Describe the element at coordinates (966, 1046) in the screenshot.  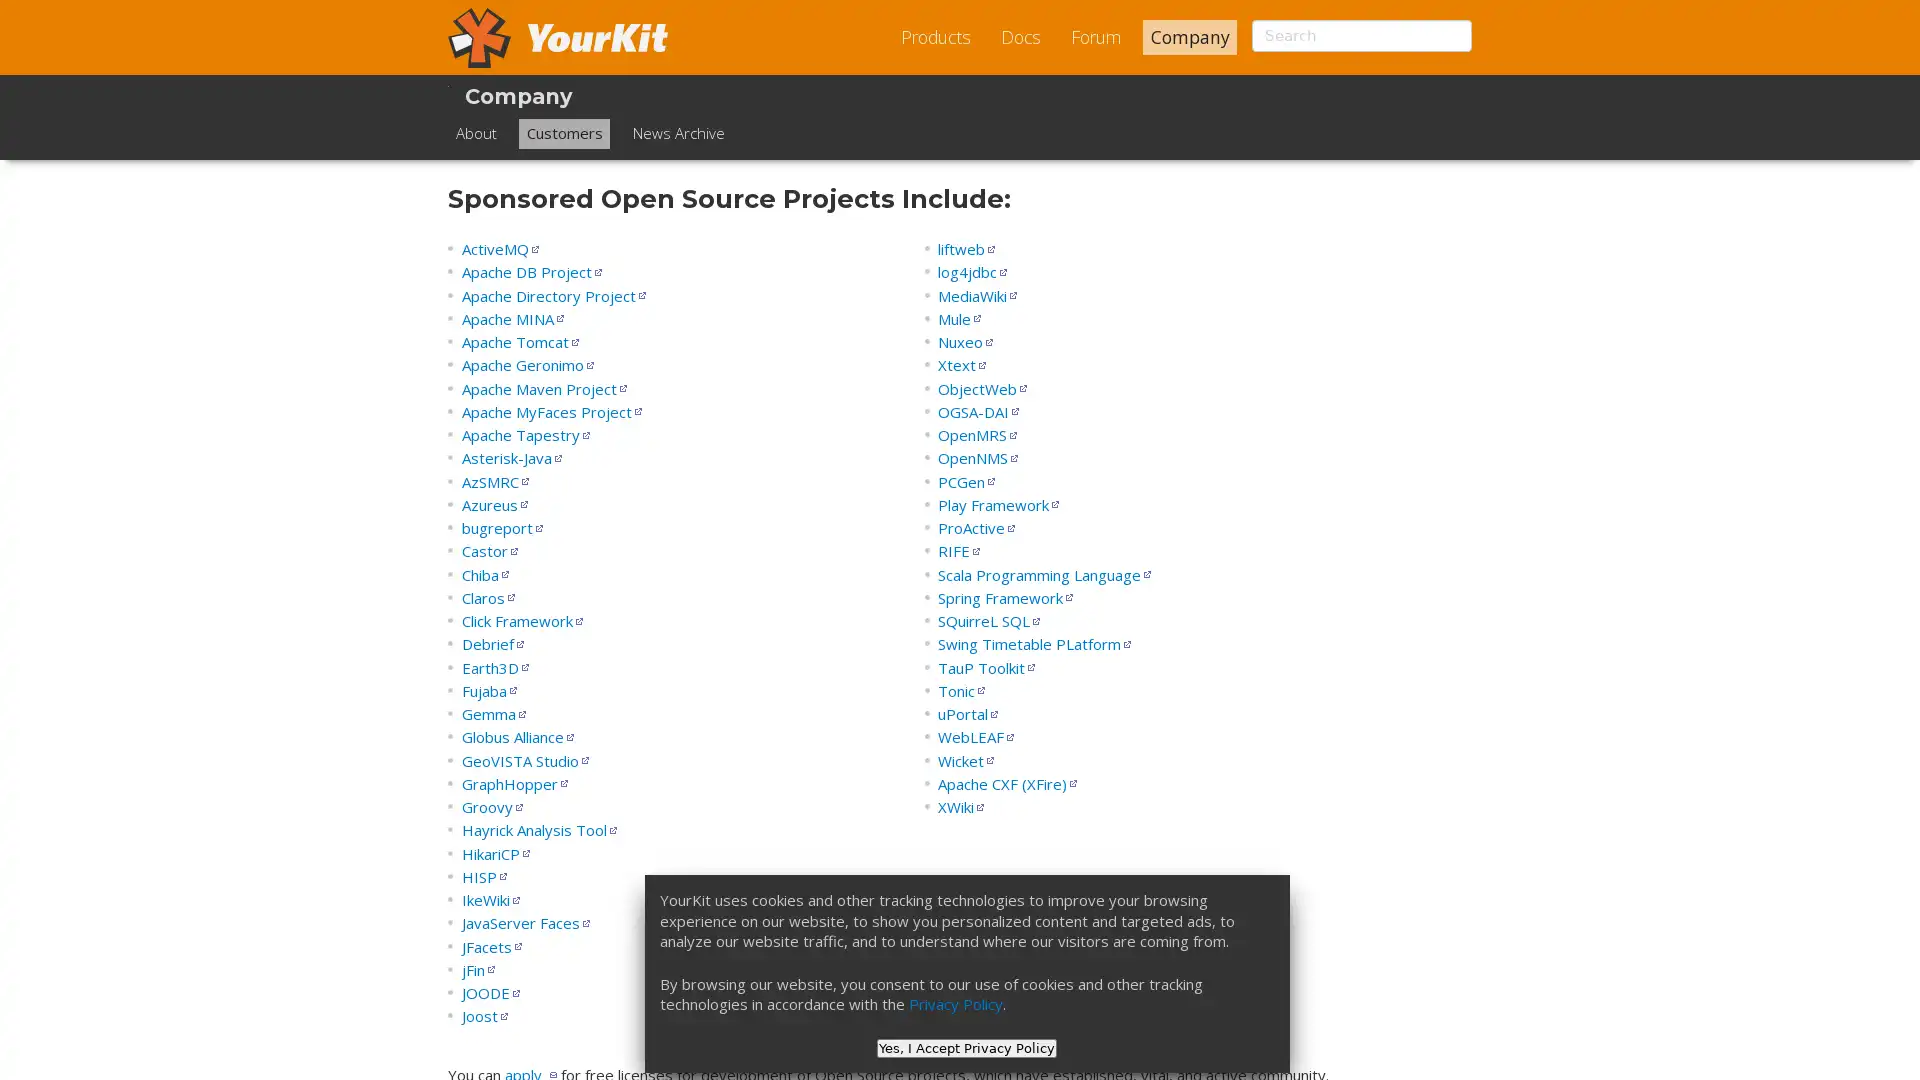
I see `Yes, I Accept Privacy Policy` at that location.